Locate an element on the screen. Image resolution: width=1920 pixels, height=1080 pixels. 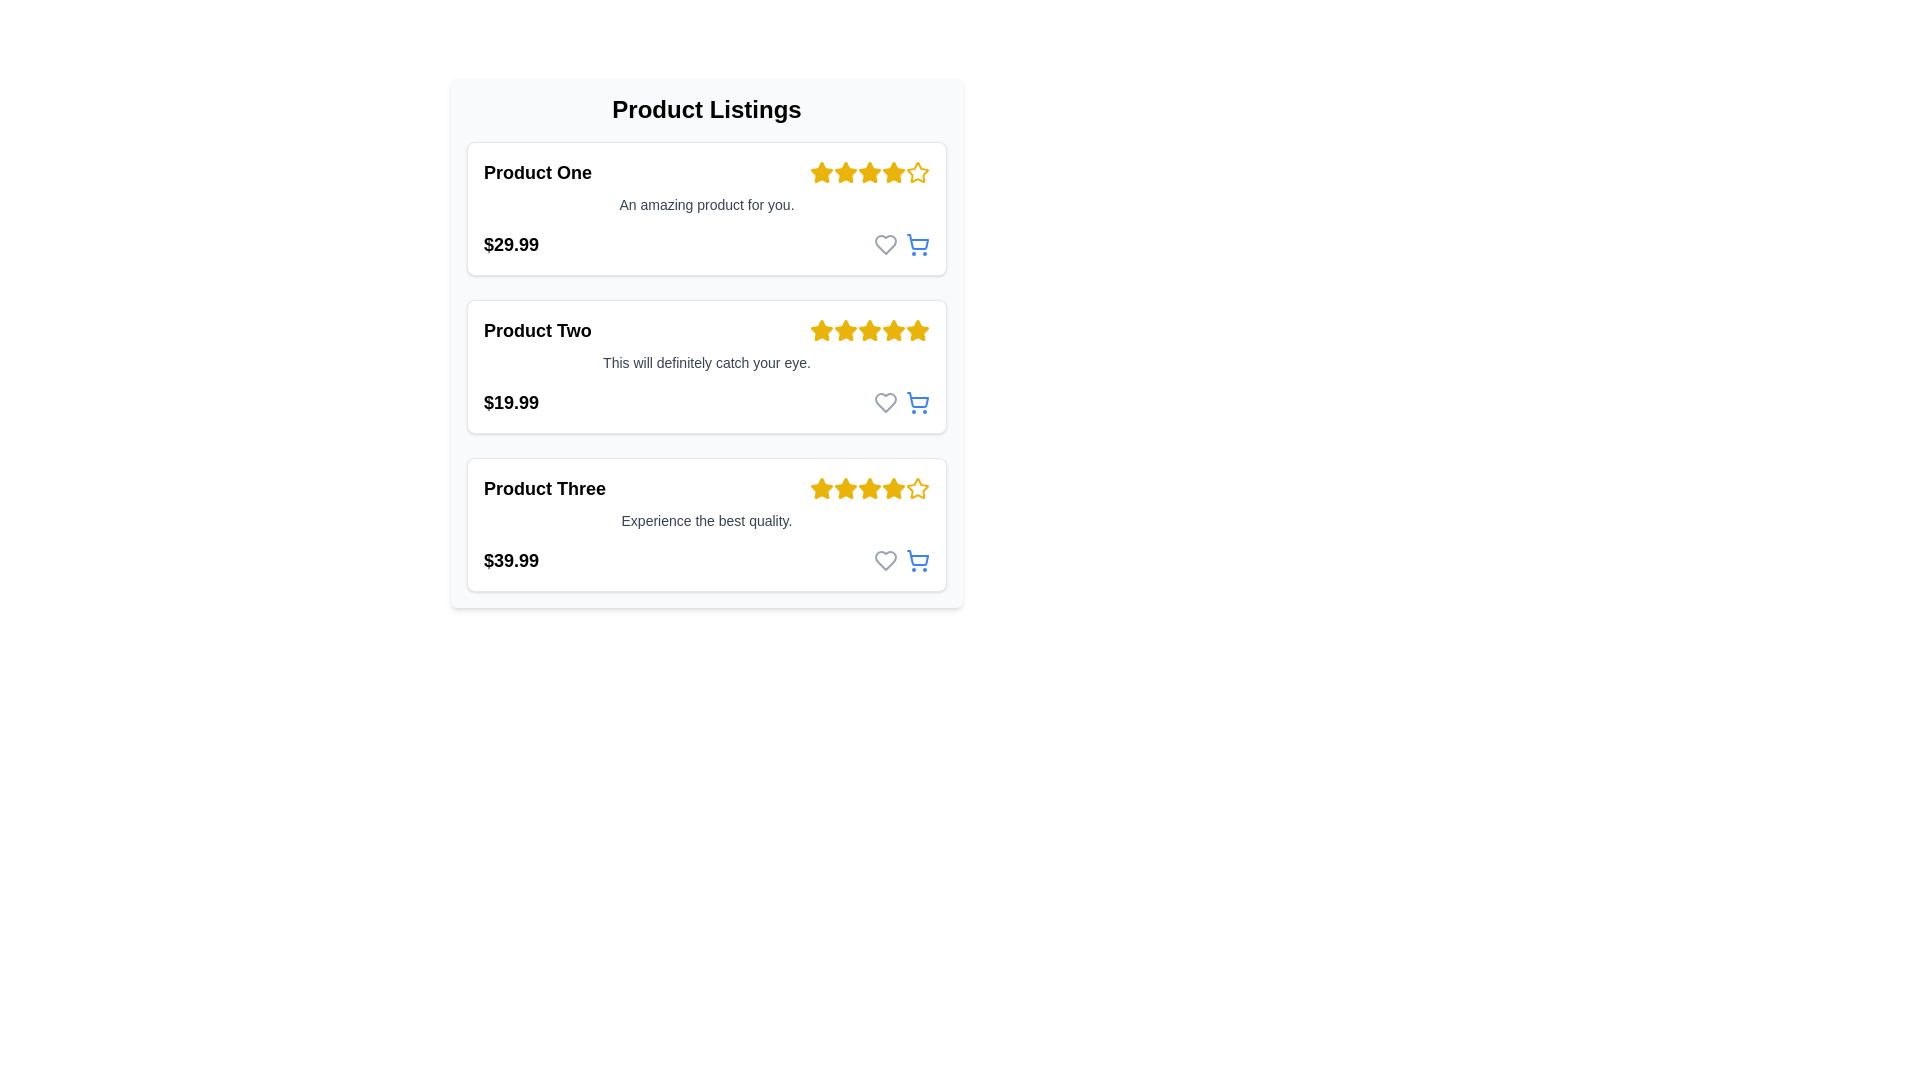
the visual state of the fourth yellow filled star icon in the five-star rating system for the second product in the 'Product Listings' section is located at coordinates (821, 329).